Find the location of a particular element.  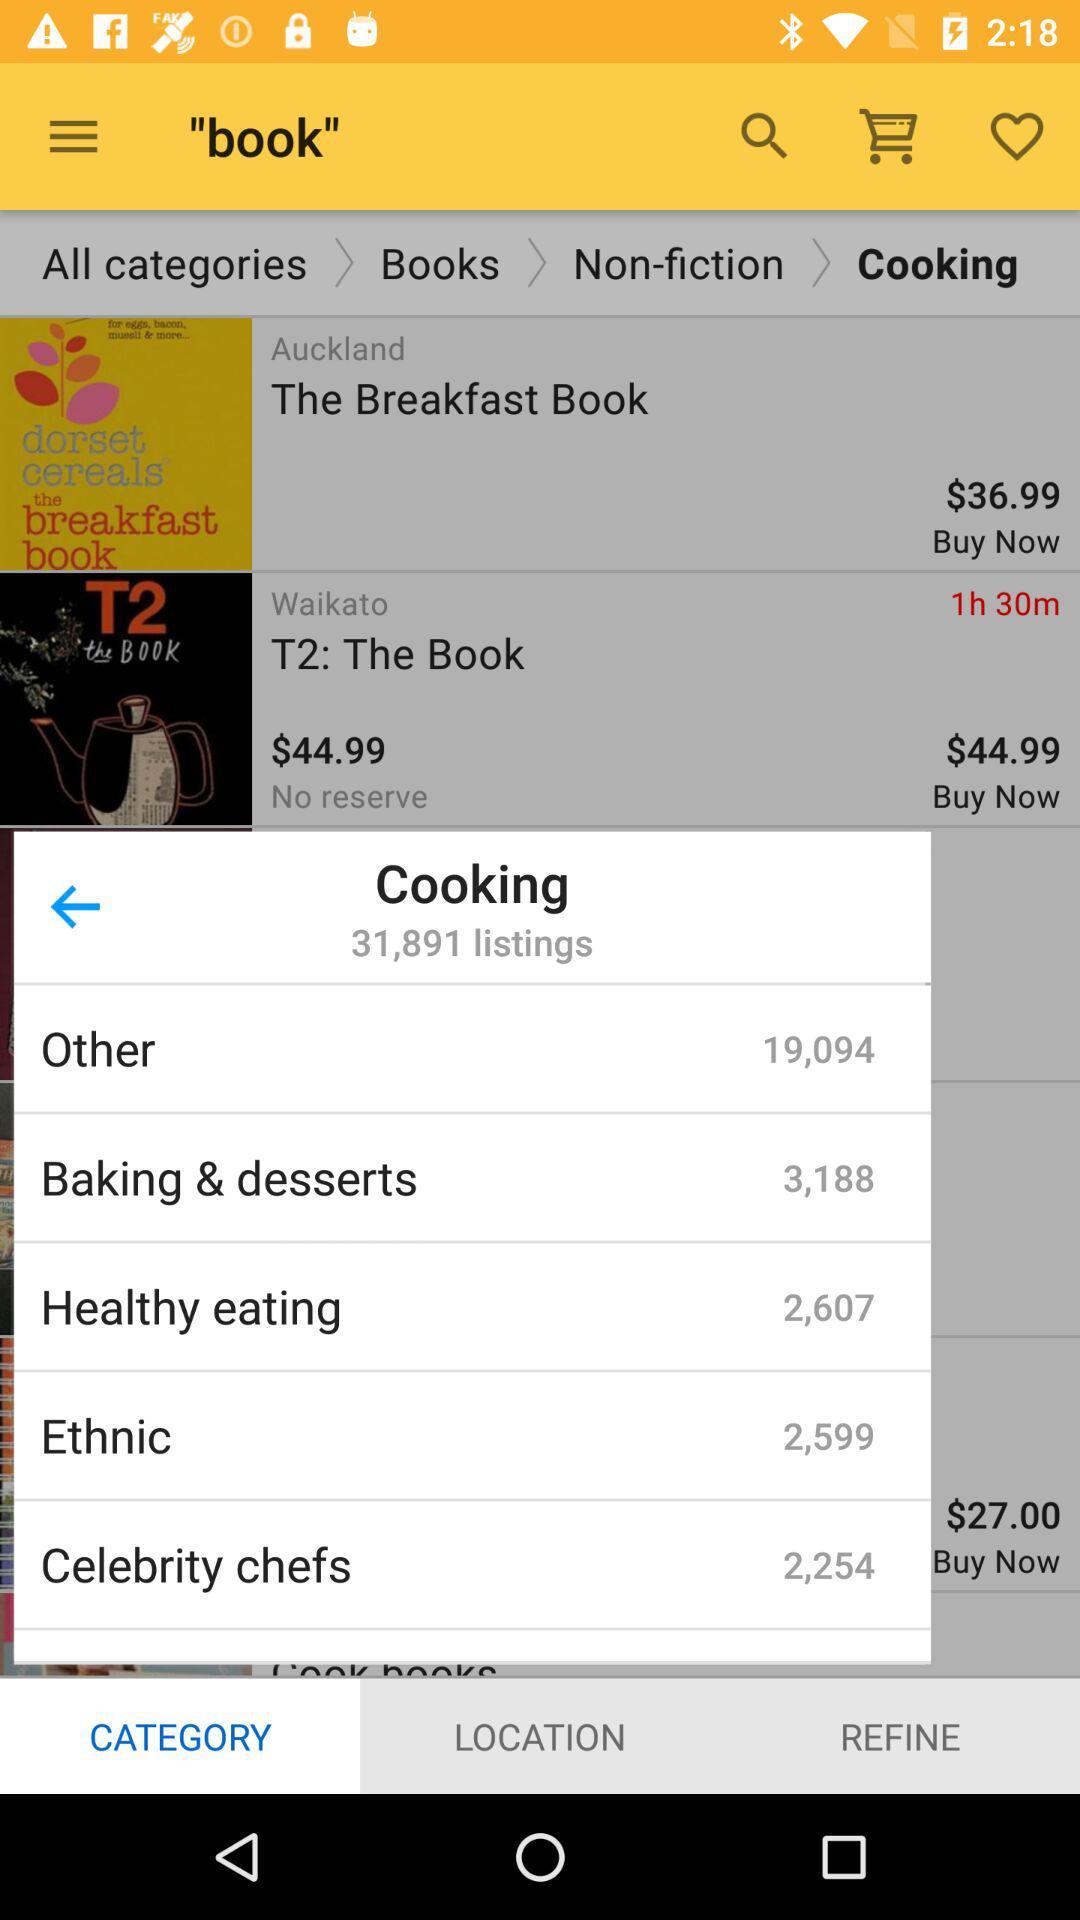

icon below the healthy eating is located at coordinates (410, 1434).